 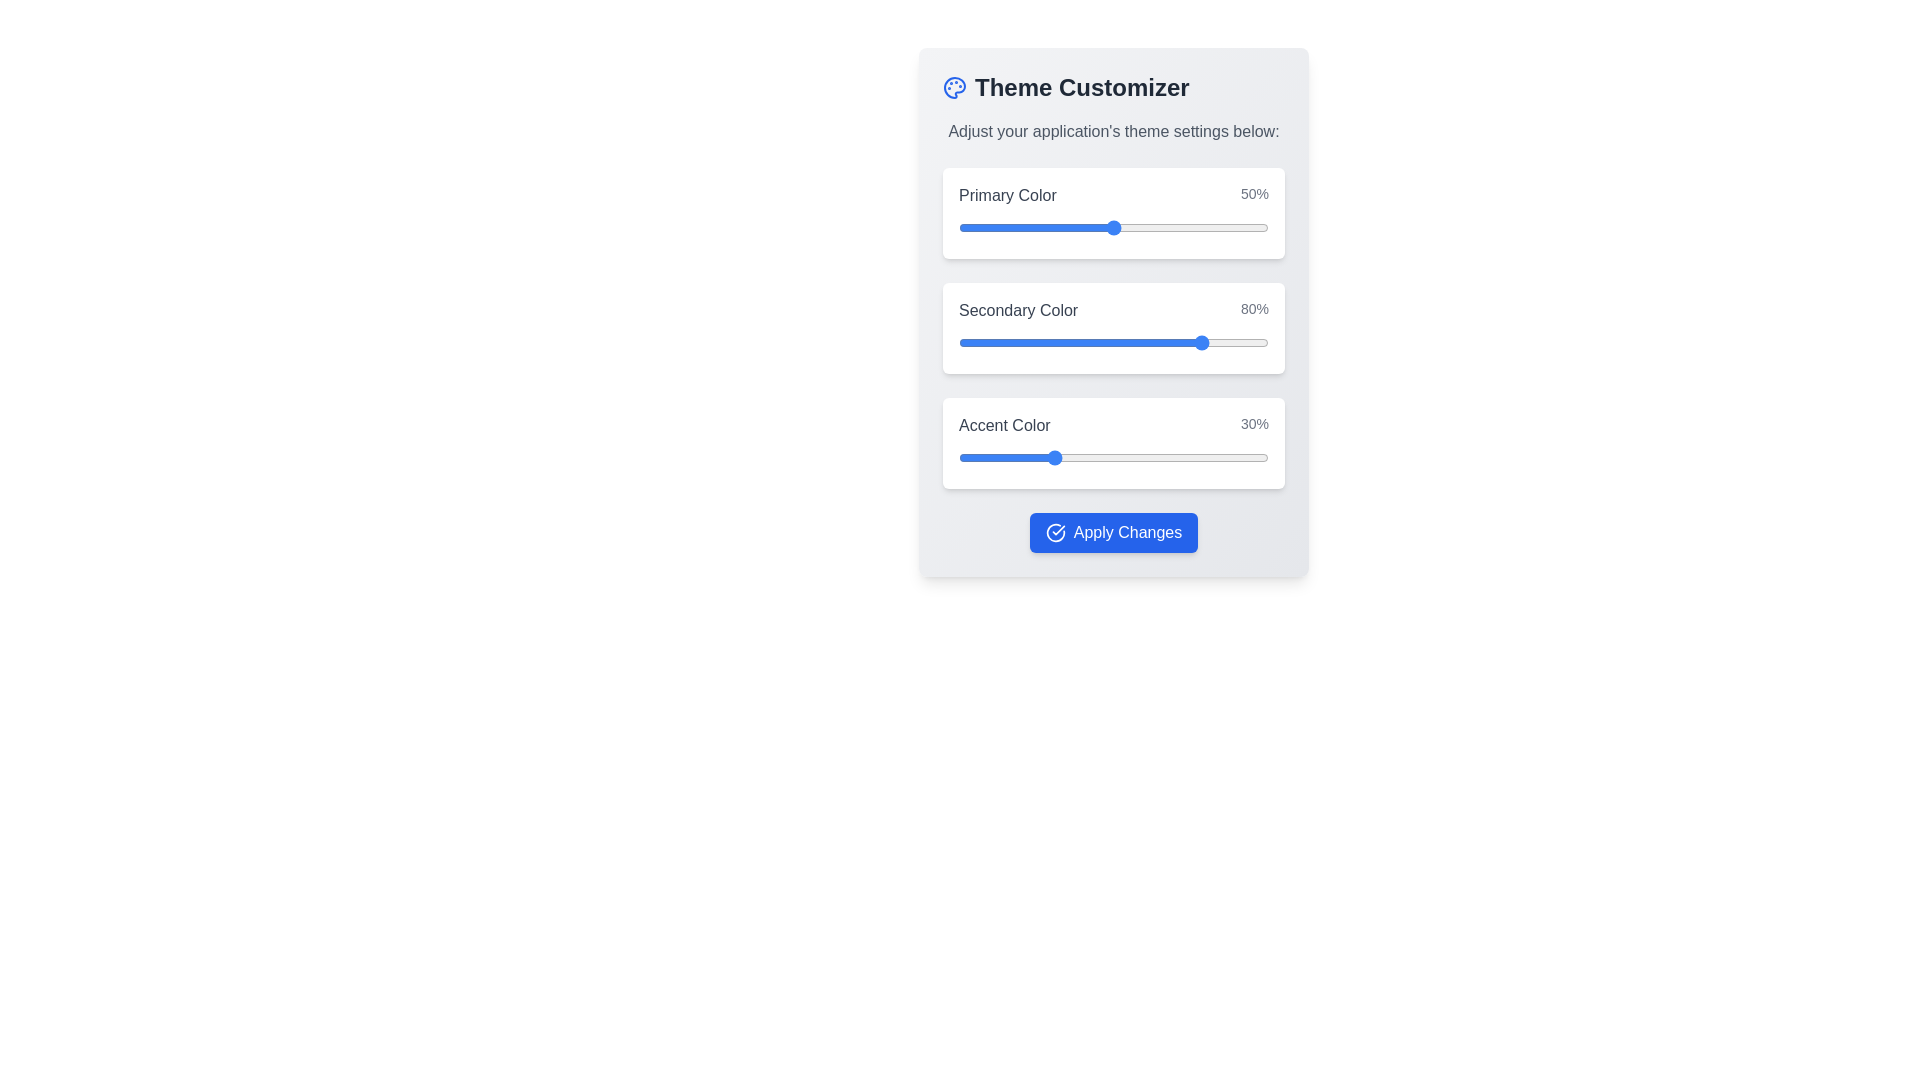 What do you see at coordinates (974, 458) in the screenshot?
I see `the accent color percentage` at bounding box center [974, 458].